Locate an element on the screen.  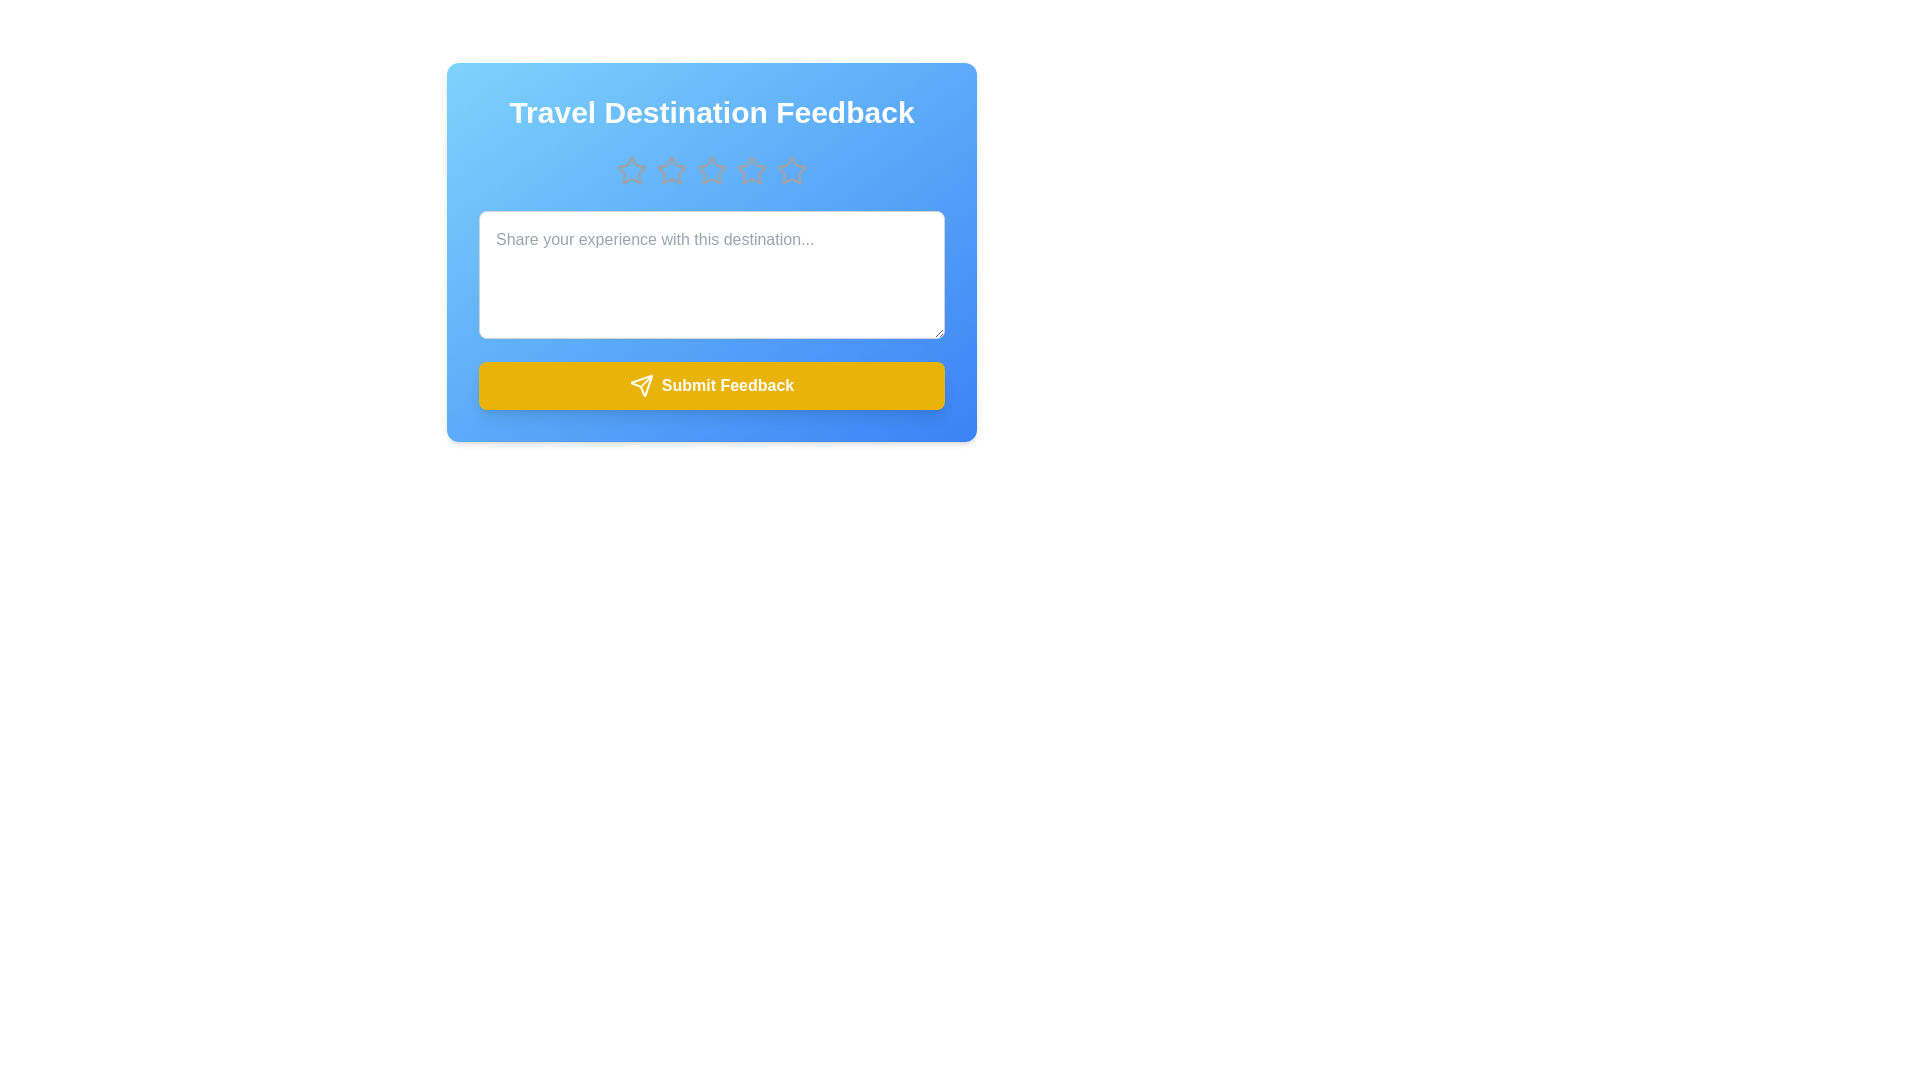
the star corresponding to 5 to preview the rating is located at coordinates (791, 169).